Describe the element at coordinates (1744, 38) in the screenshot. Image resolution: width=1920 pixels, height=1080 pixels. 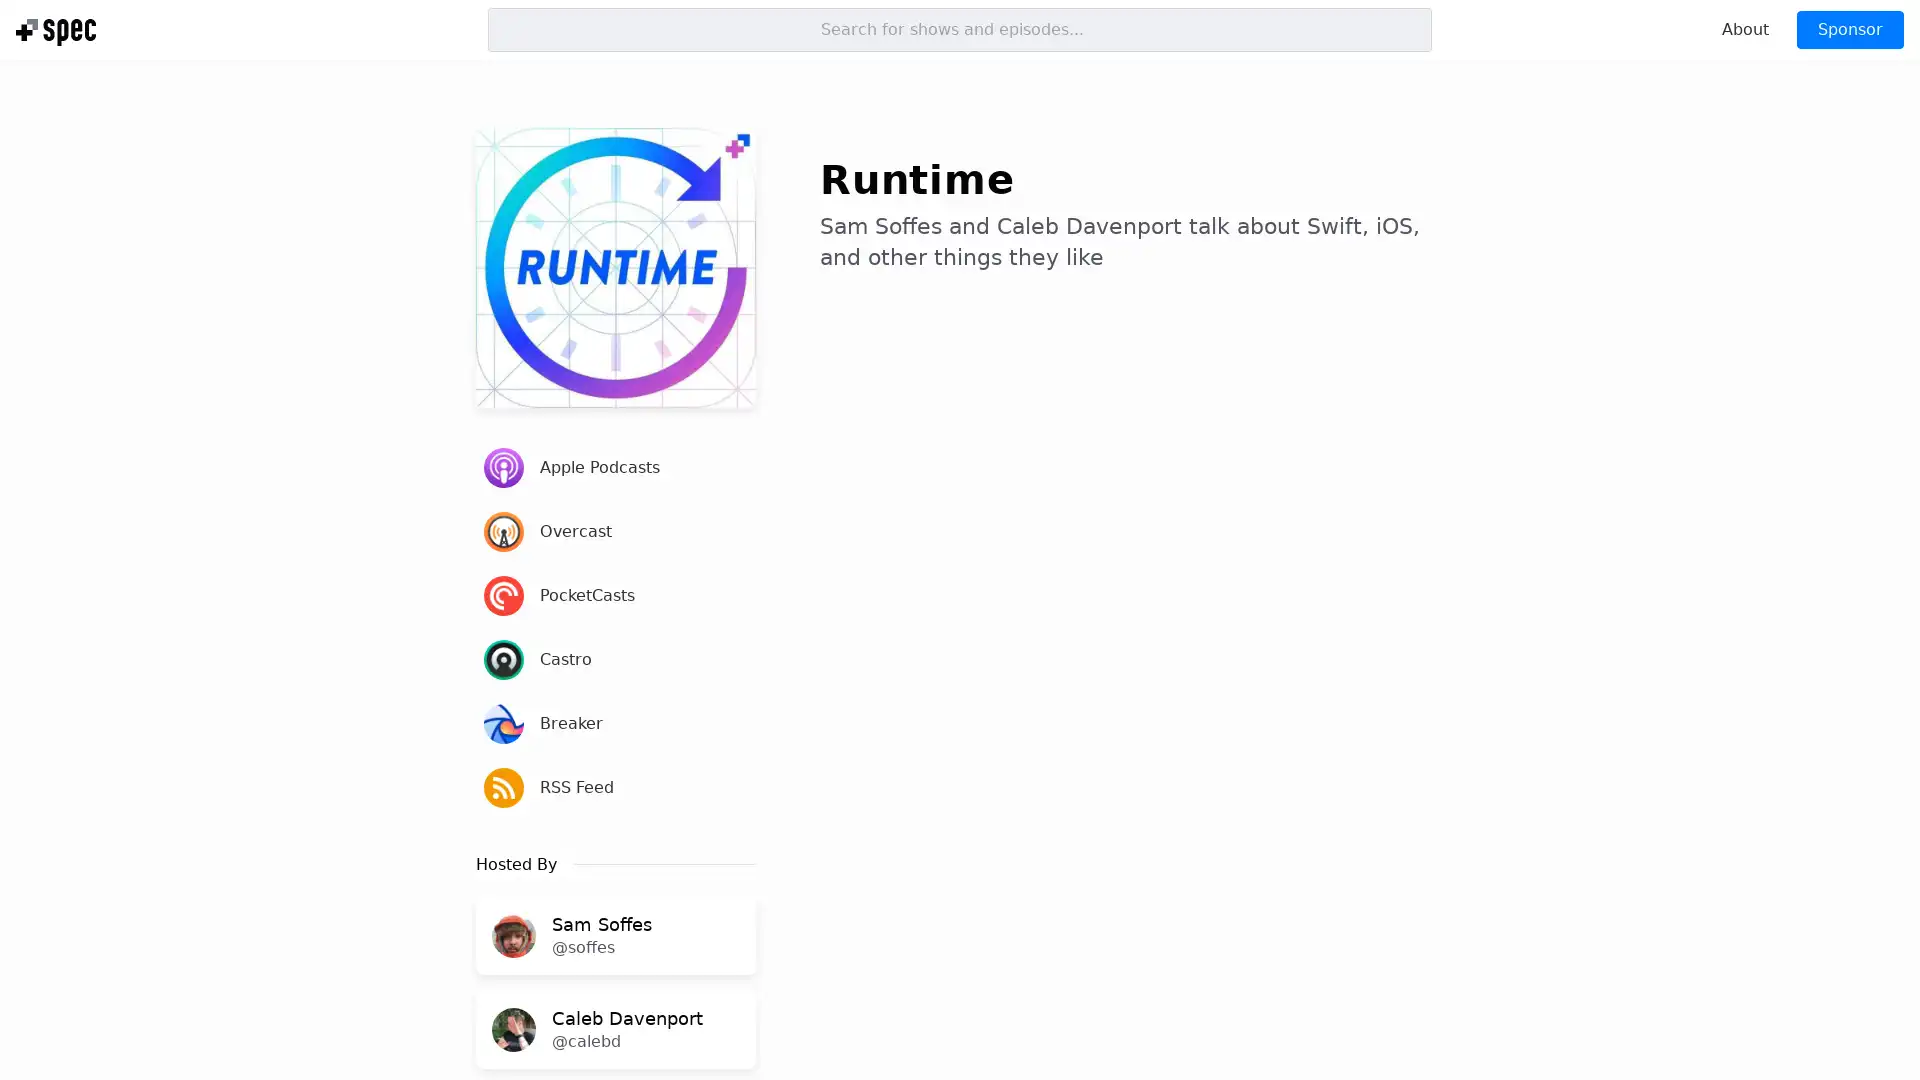
I see `About` at that location.